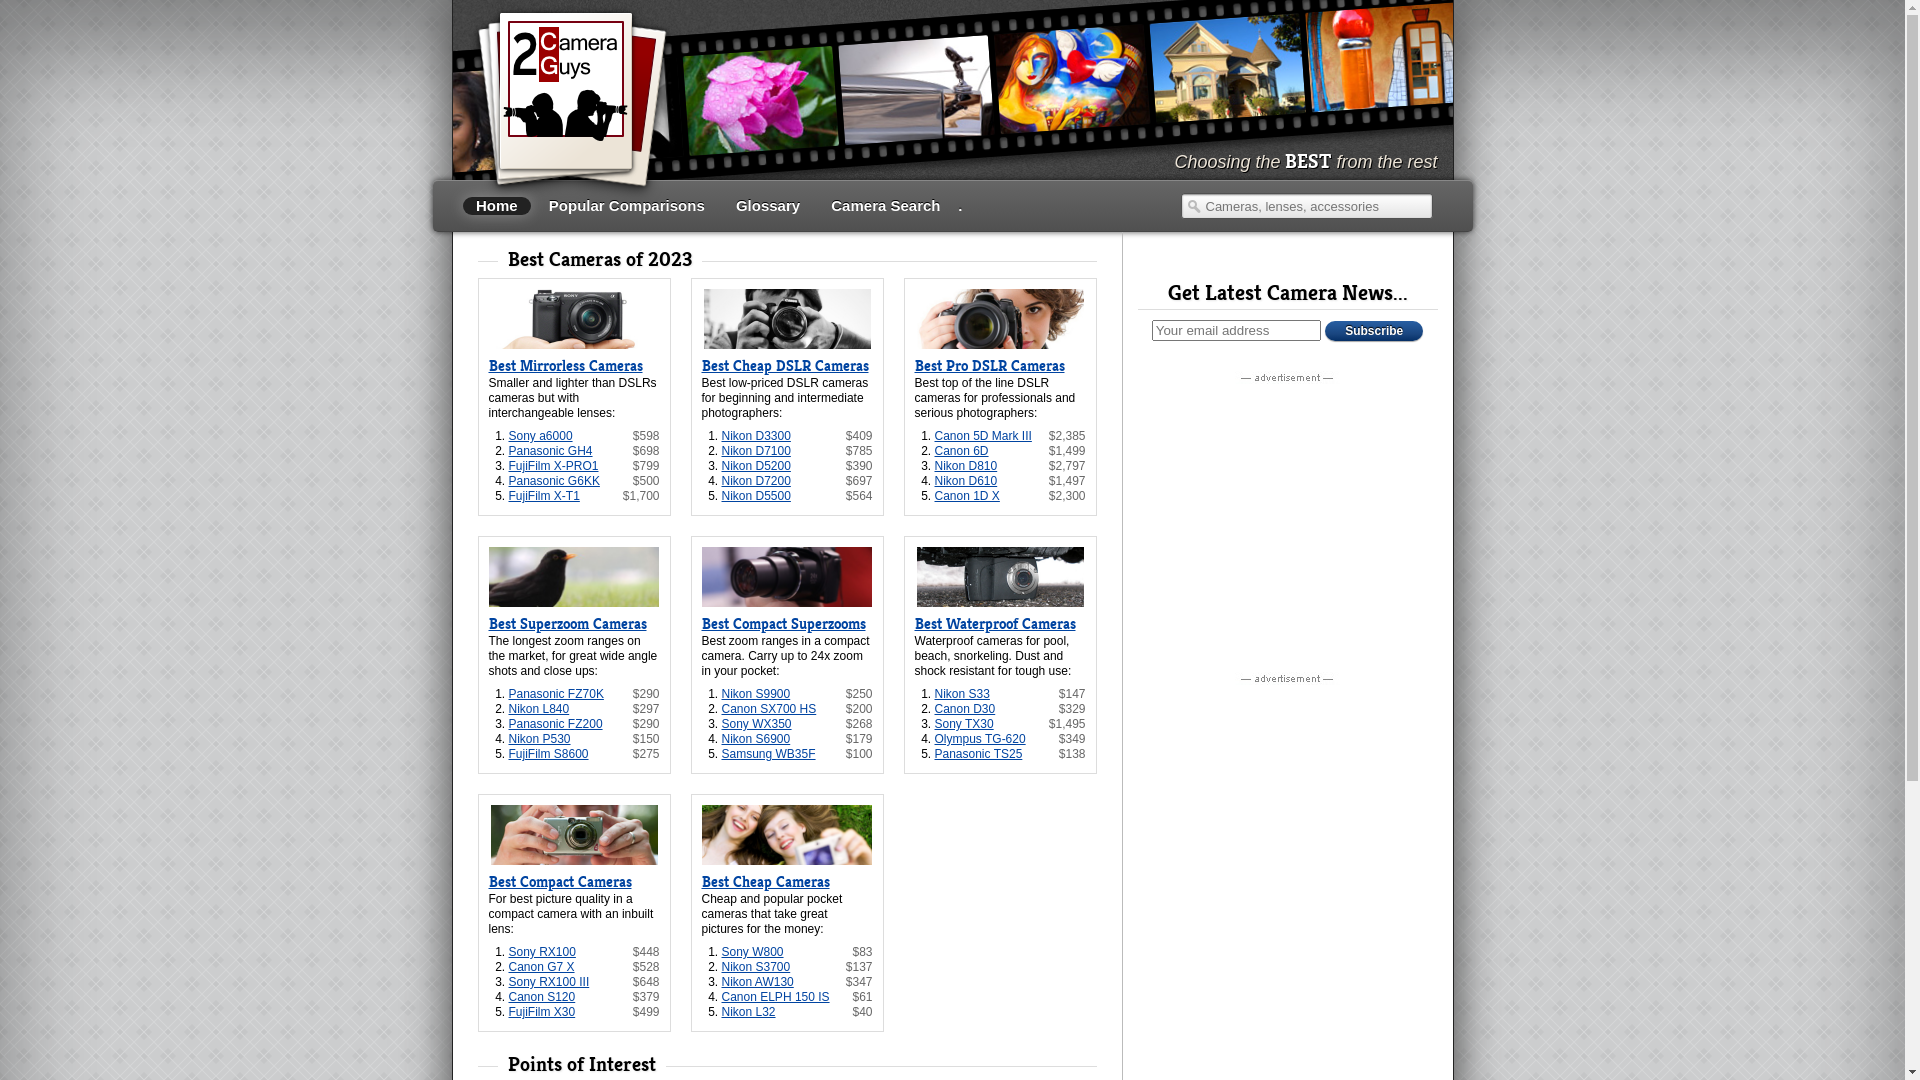  What do you see at coordinates (508, 466) in the screenshot?
I see `'FujiFilm X-PRO1'` at bounding box center [508, 466].